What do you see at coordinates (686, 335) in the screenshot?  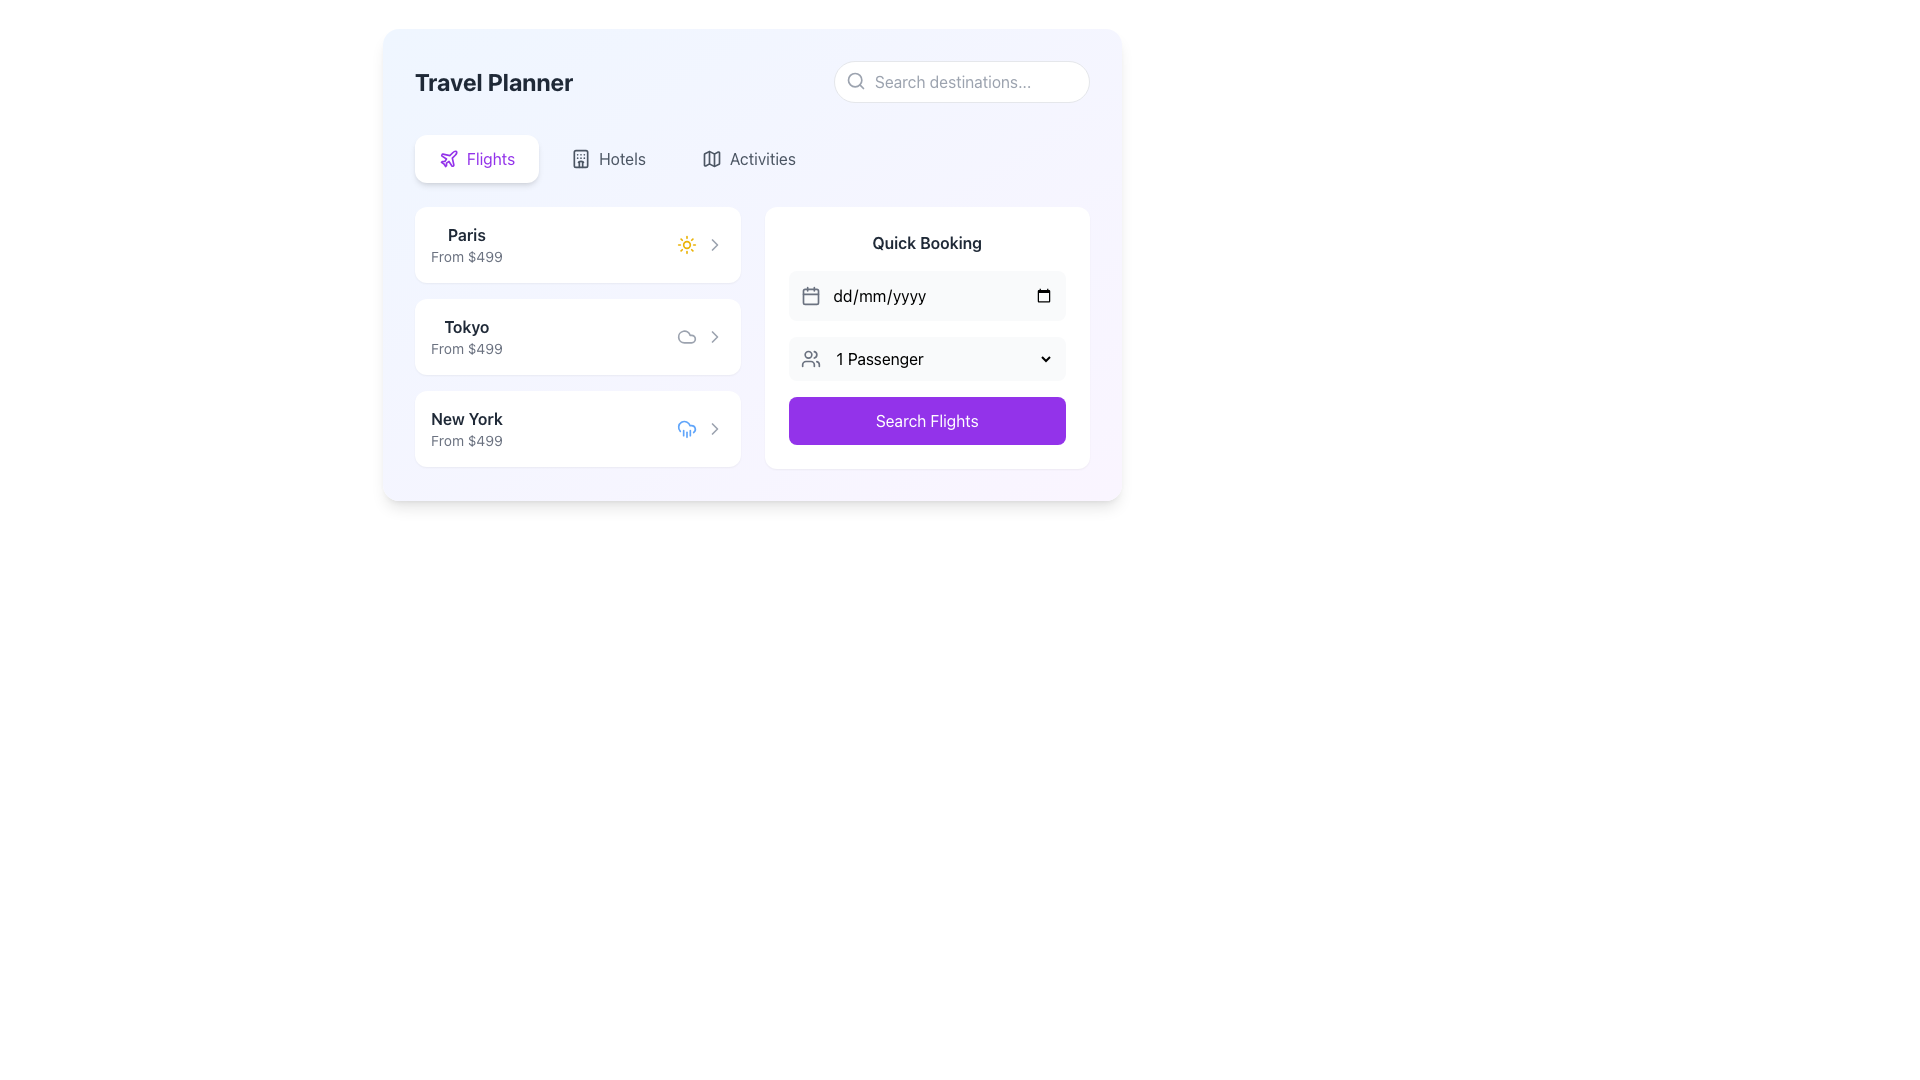 I see `the cloud-shaped icon with a gray stroke located in the third row of destination options, next to a chevron icon` at bounding box center [686, 335].